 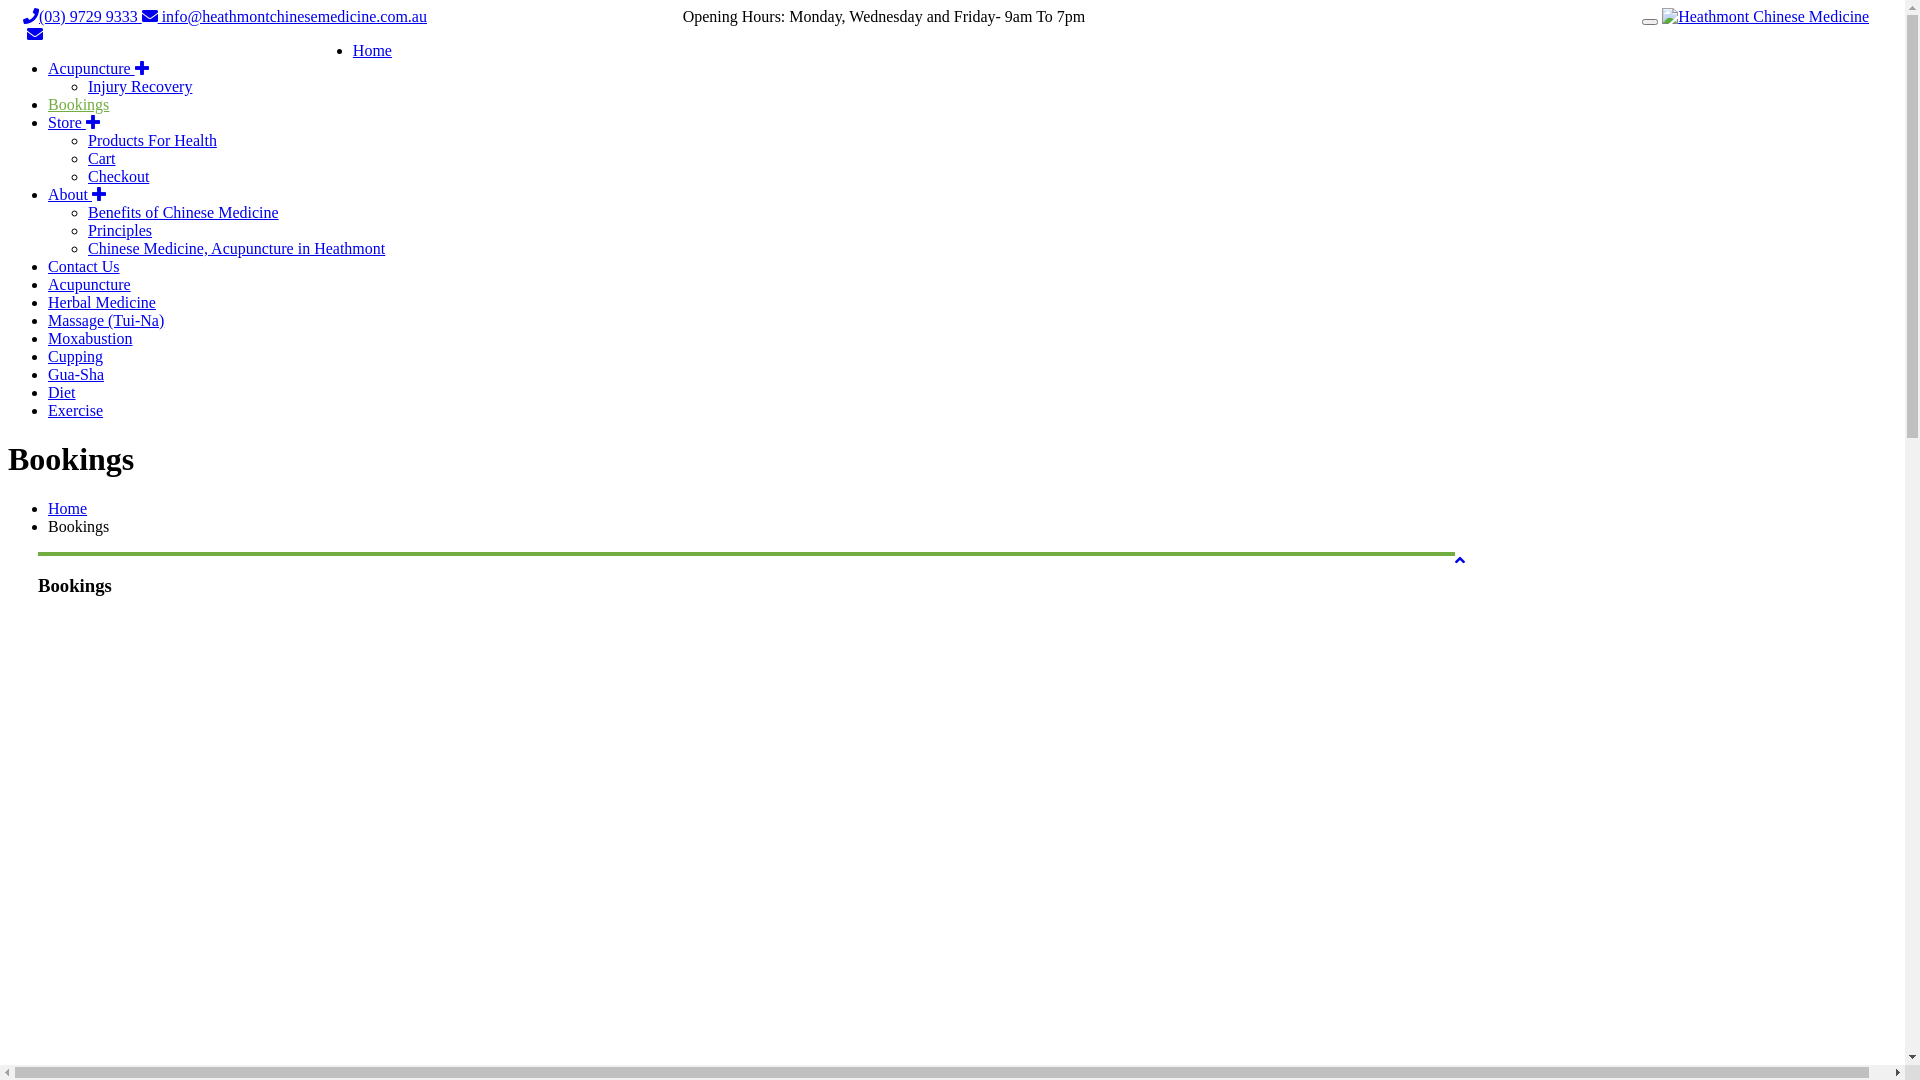 I want to click on 'Gua-Sha', so click(x=76, y=374).